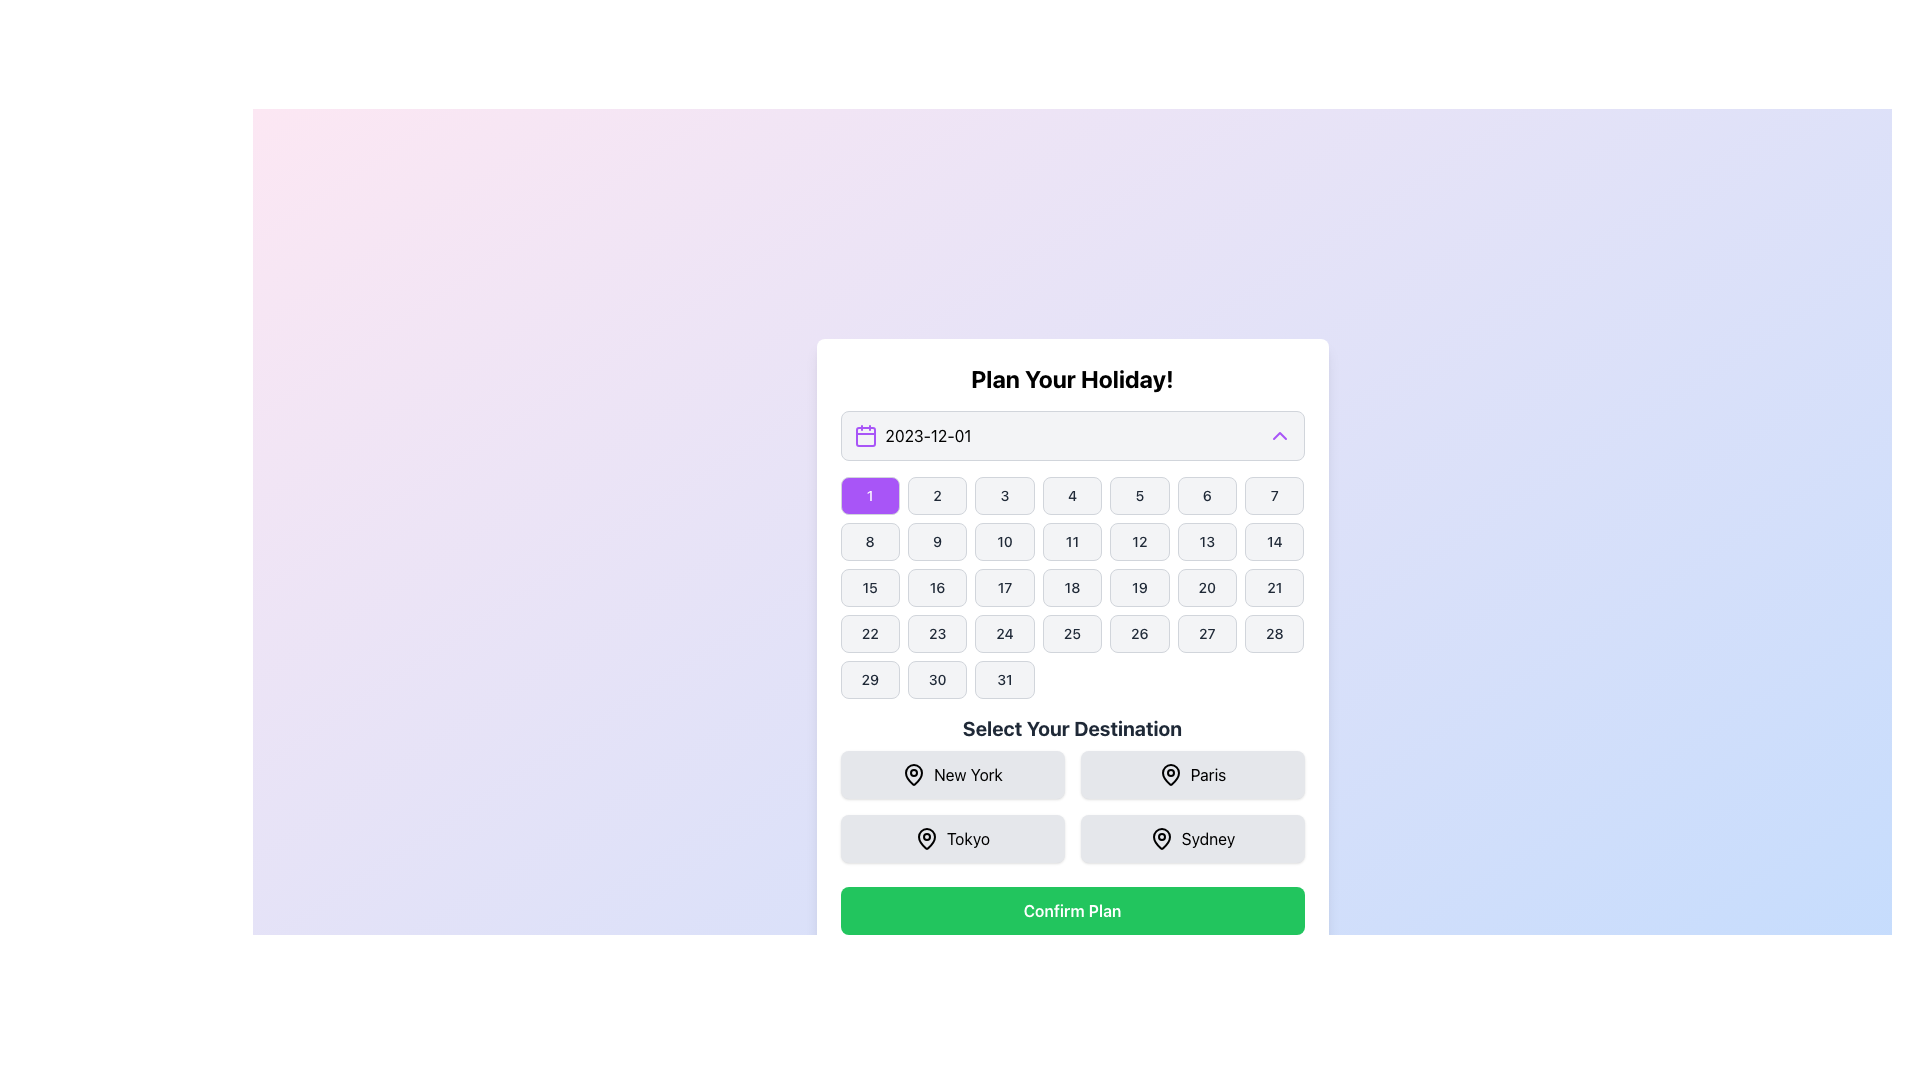 The height and width of the screenshot is (1080, 1920). I want to click on the button with the number '4' that is part of a grid displaying numbers from 1 to 31, located in the first row and fourth column, so click(1071, 495).